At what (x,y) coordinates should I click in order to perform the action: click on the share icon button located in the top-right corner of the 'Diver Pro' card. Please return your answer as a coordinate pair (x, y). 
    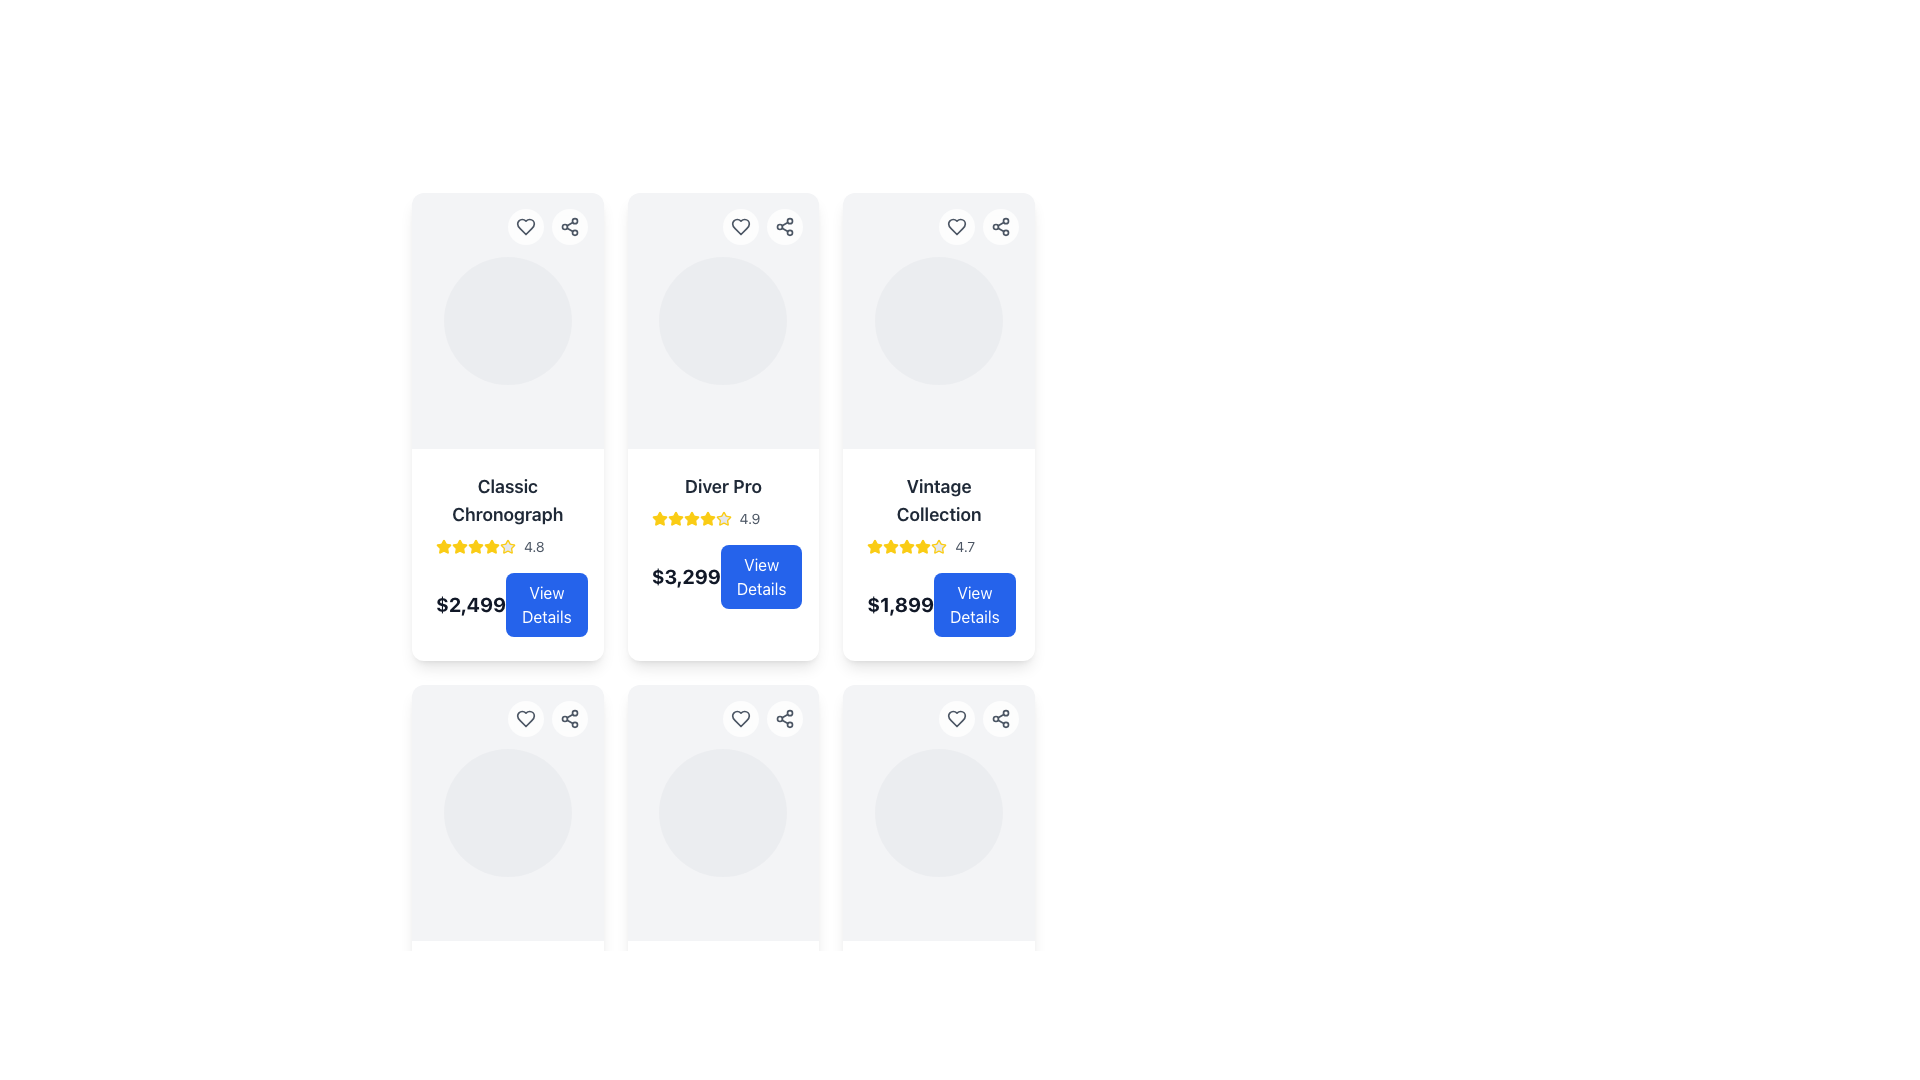
    Looking at the image, I should click on (568, 226).